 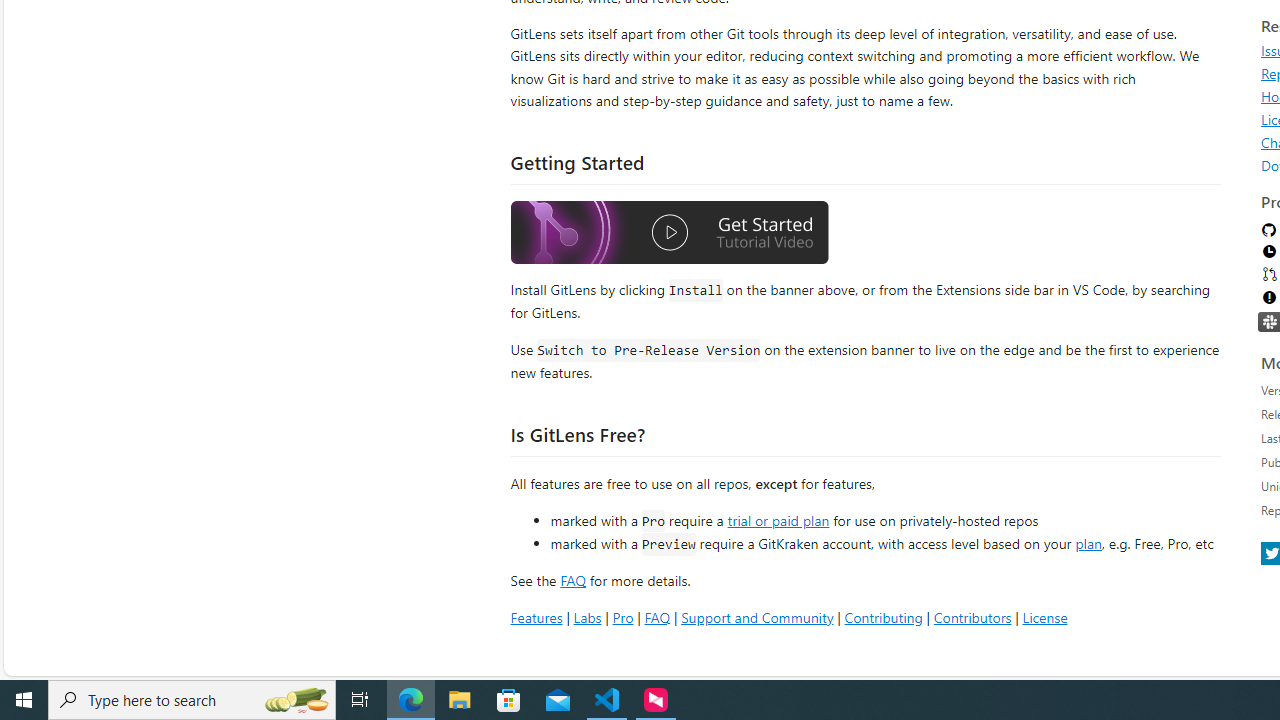 What do you see at coordinates (1087, 543) in the screenshot?
I see `'plan'` at bounding box center [1087, 543].